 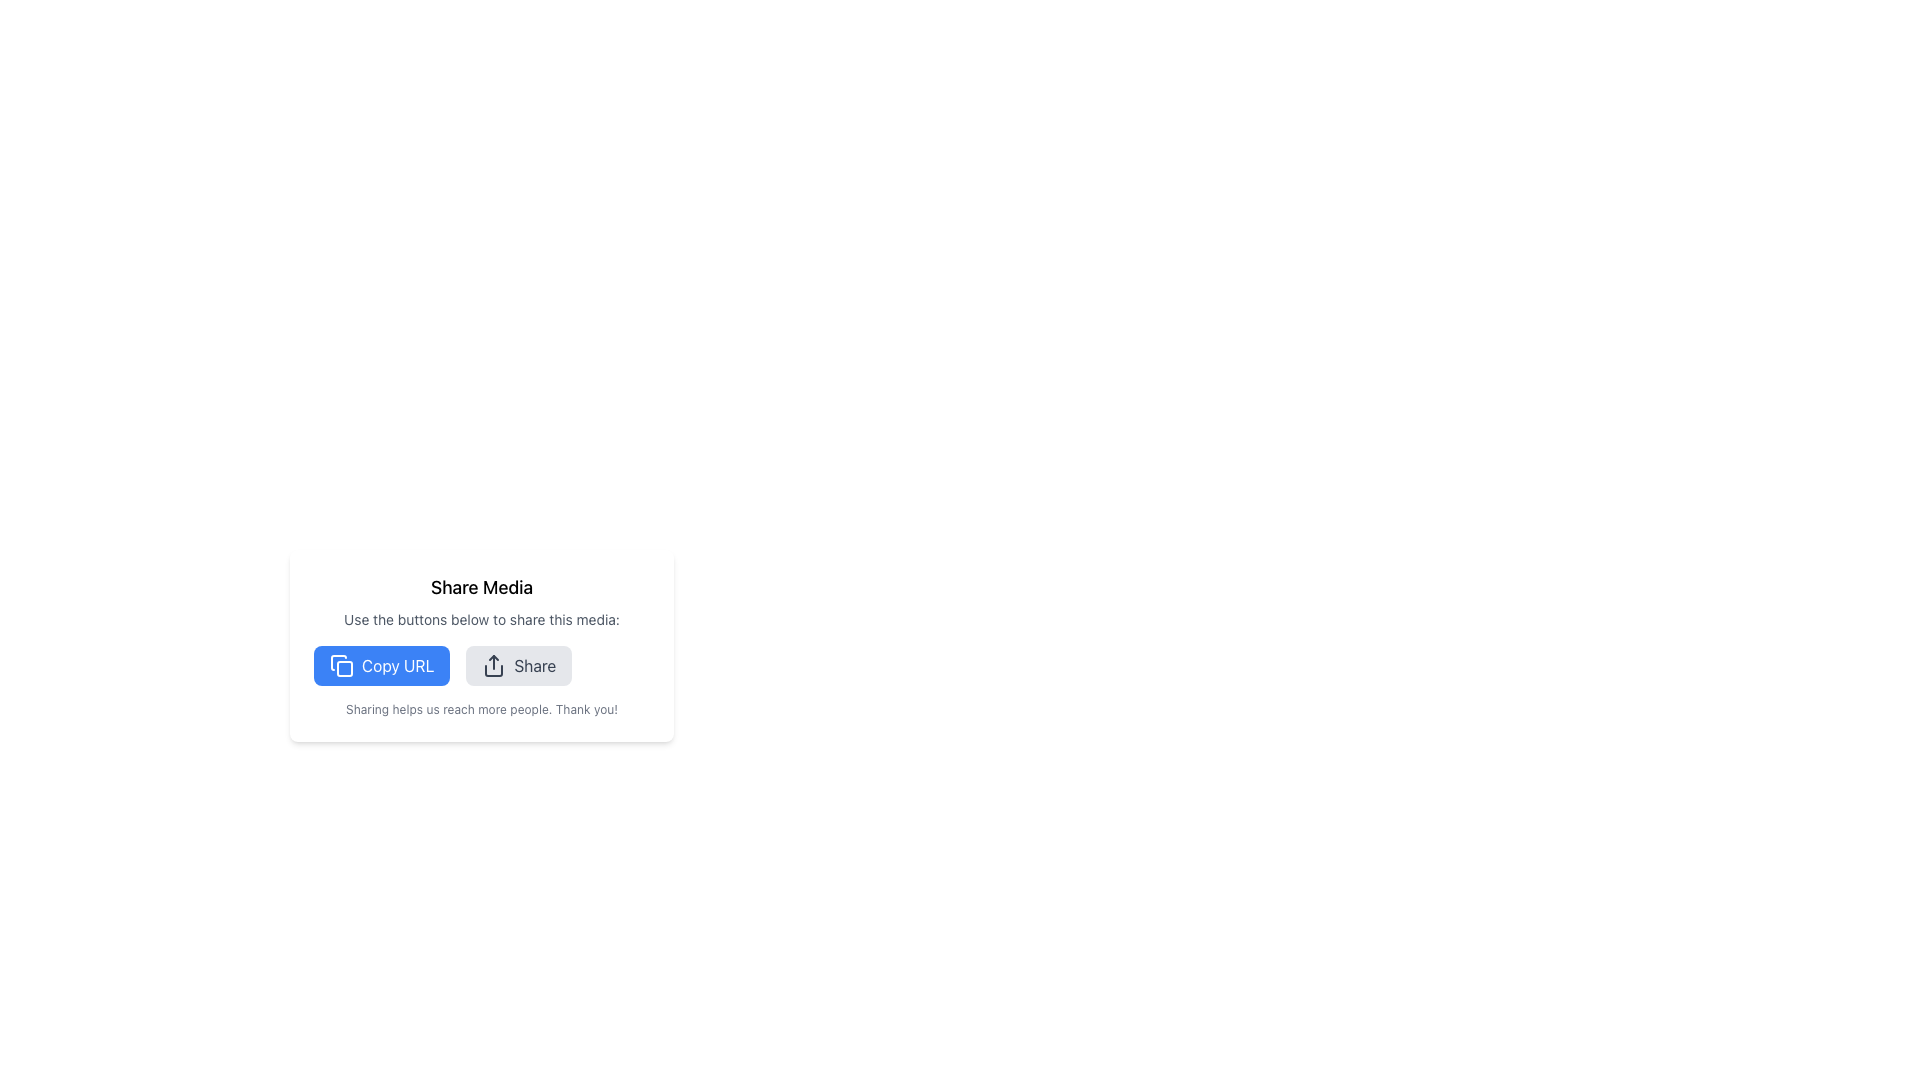 What do you see at coordinates (339, 663) in the screenshot?
I see `the document icon SVG graphic located to the left of the 'Copy URL' button in the media sharing interface` at bounding box center [339, 663].